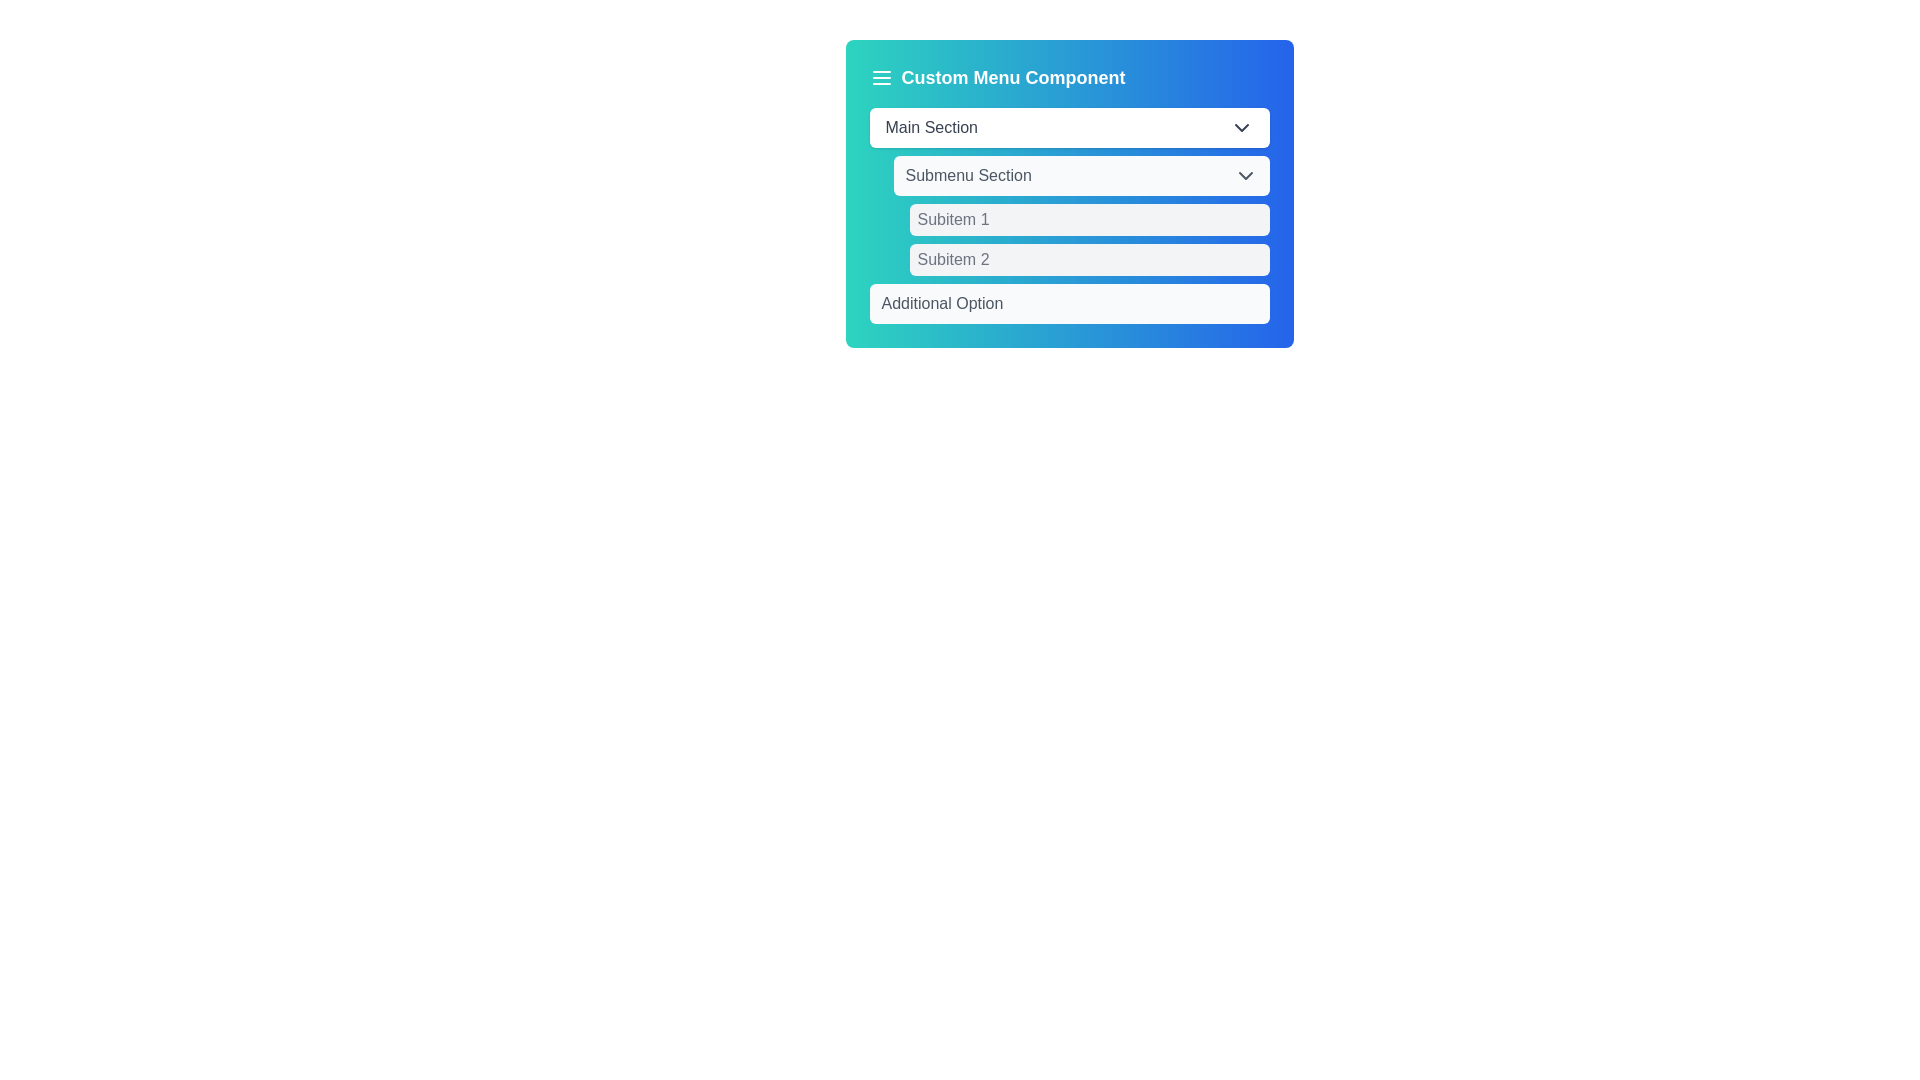 Image resolution: width=1920 pixels, height=1080 pixels. I want to click on the icon or button located to the left of the text 'Custom Menu Component' in the top-left section of the gradient-colored menu box, so click(880, 76).